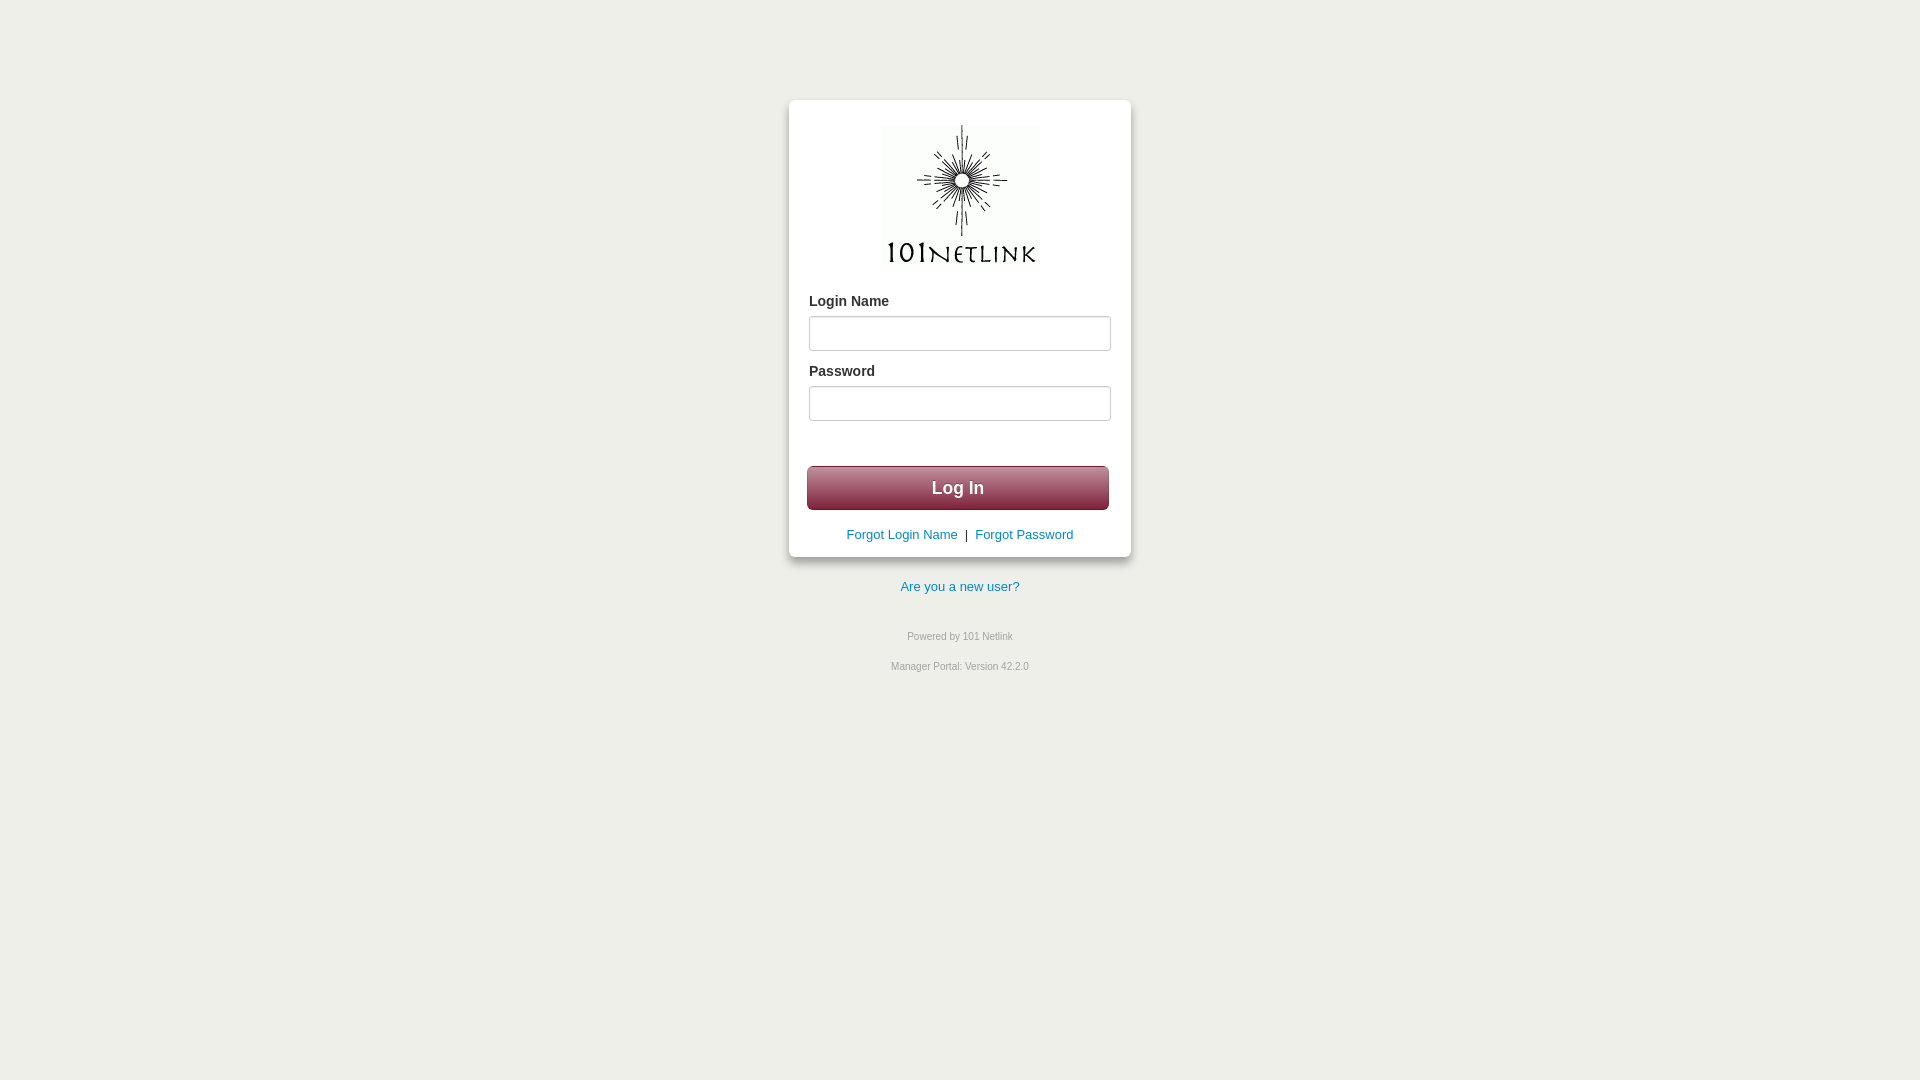 Image resolution: width=1920 pixels, height=1080 pixels. Describe the element at coordinates (846, 533) in the screenshot. I see `'Forgot Login Name'` at that location.